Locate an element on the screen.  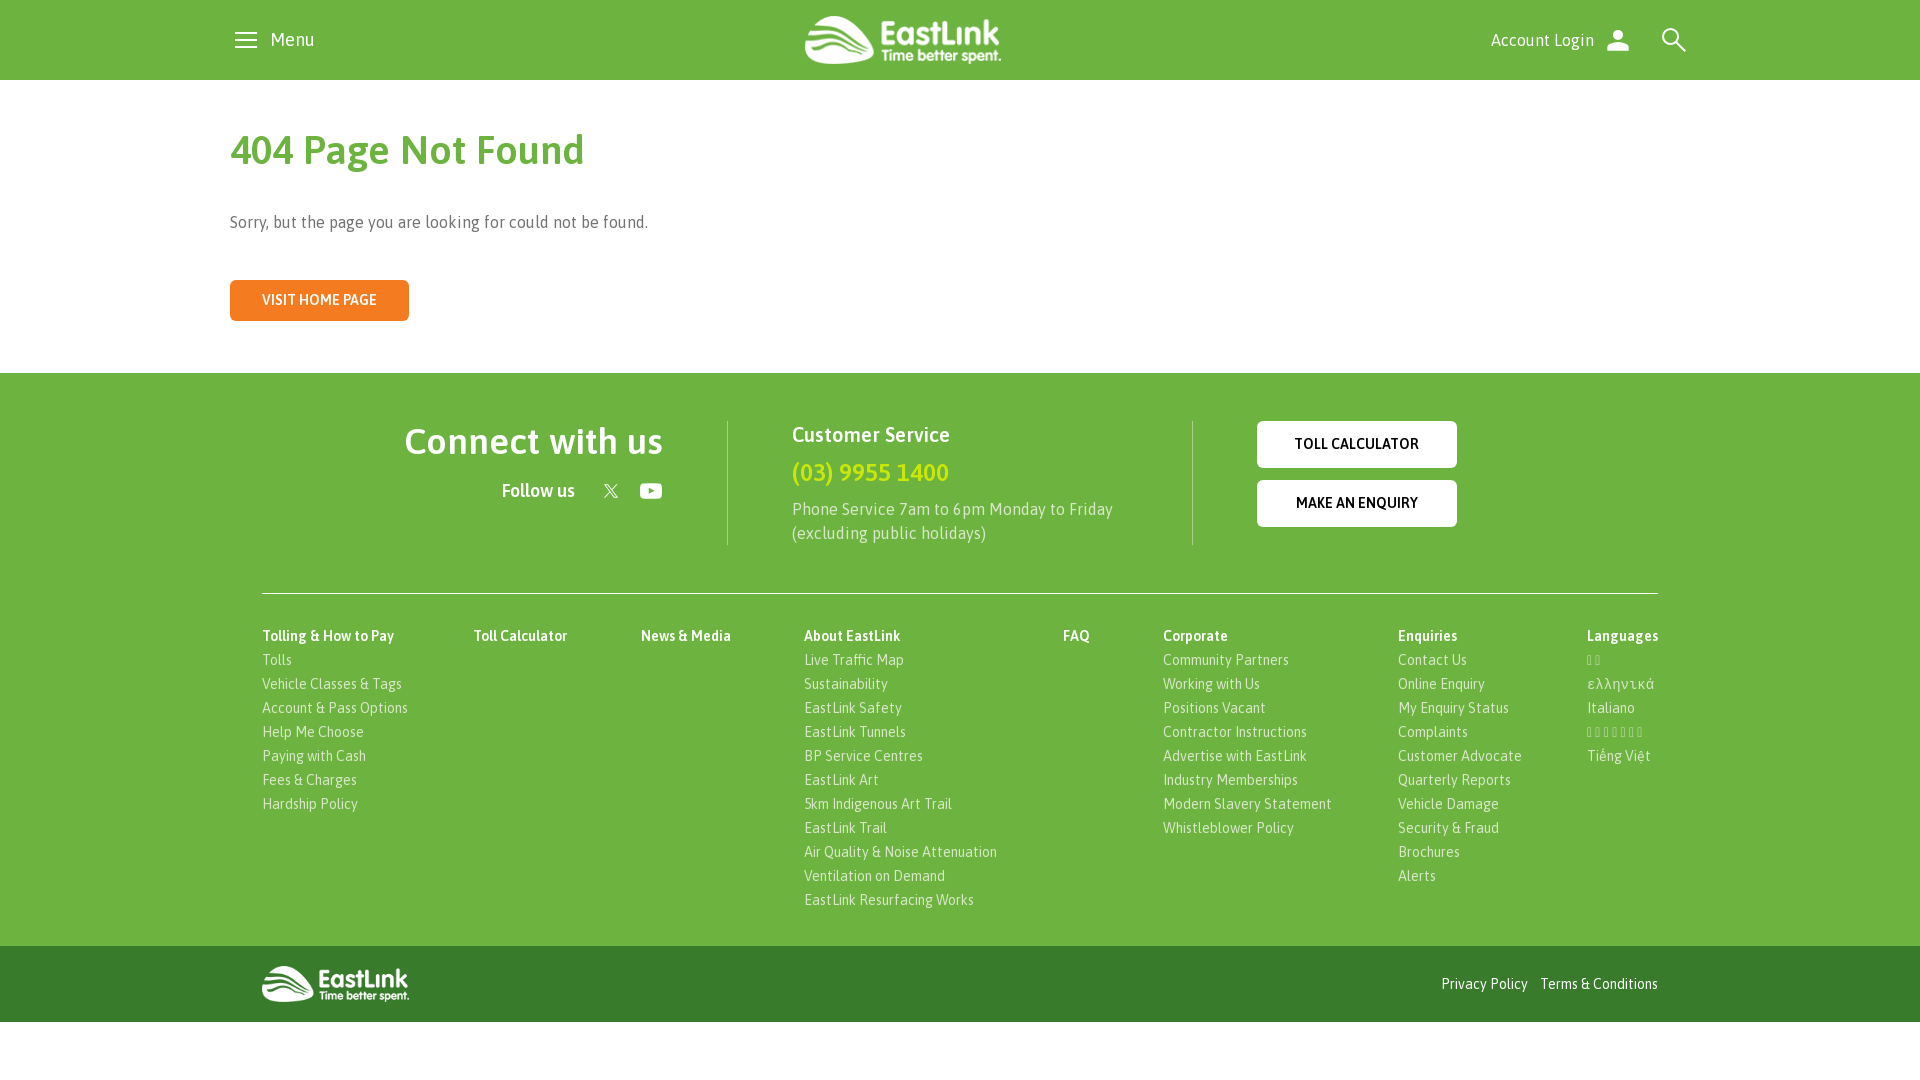
'Live Traffic Map' is located at coordinates (862, 659).